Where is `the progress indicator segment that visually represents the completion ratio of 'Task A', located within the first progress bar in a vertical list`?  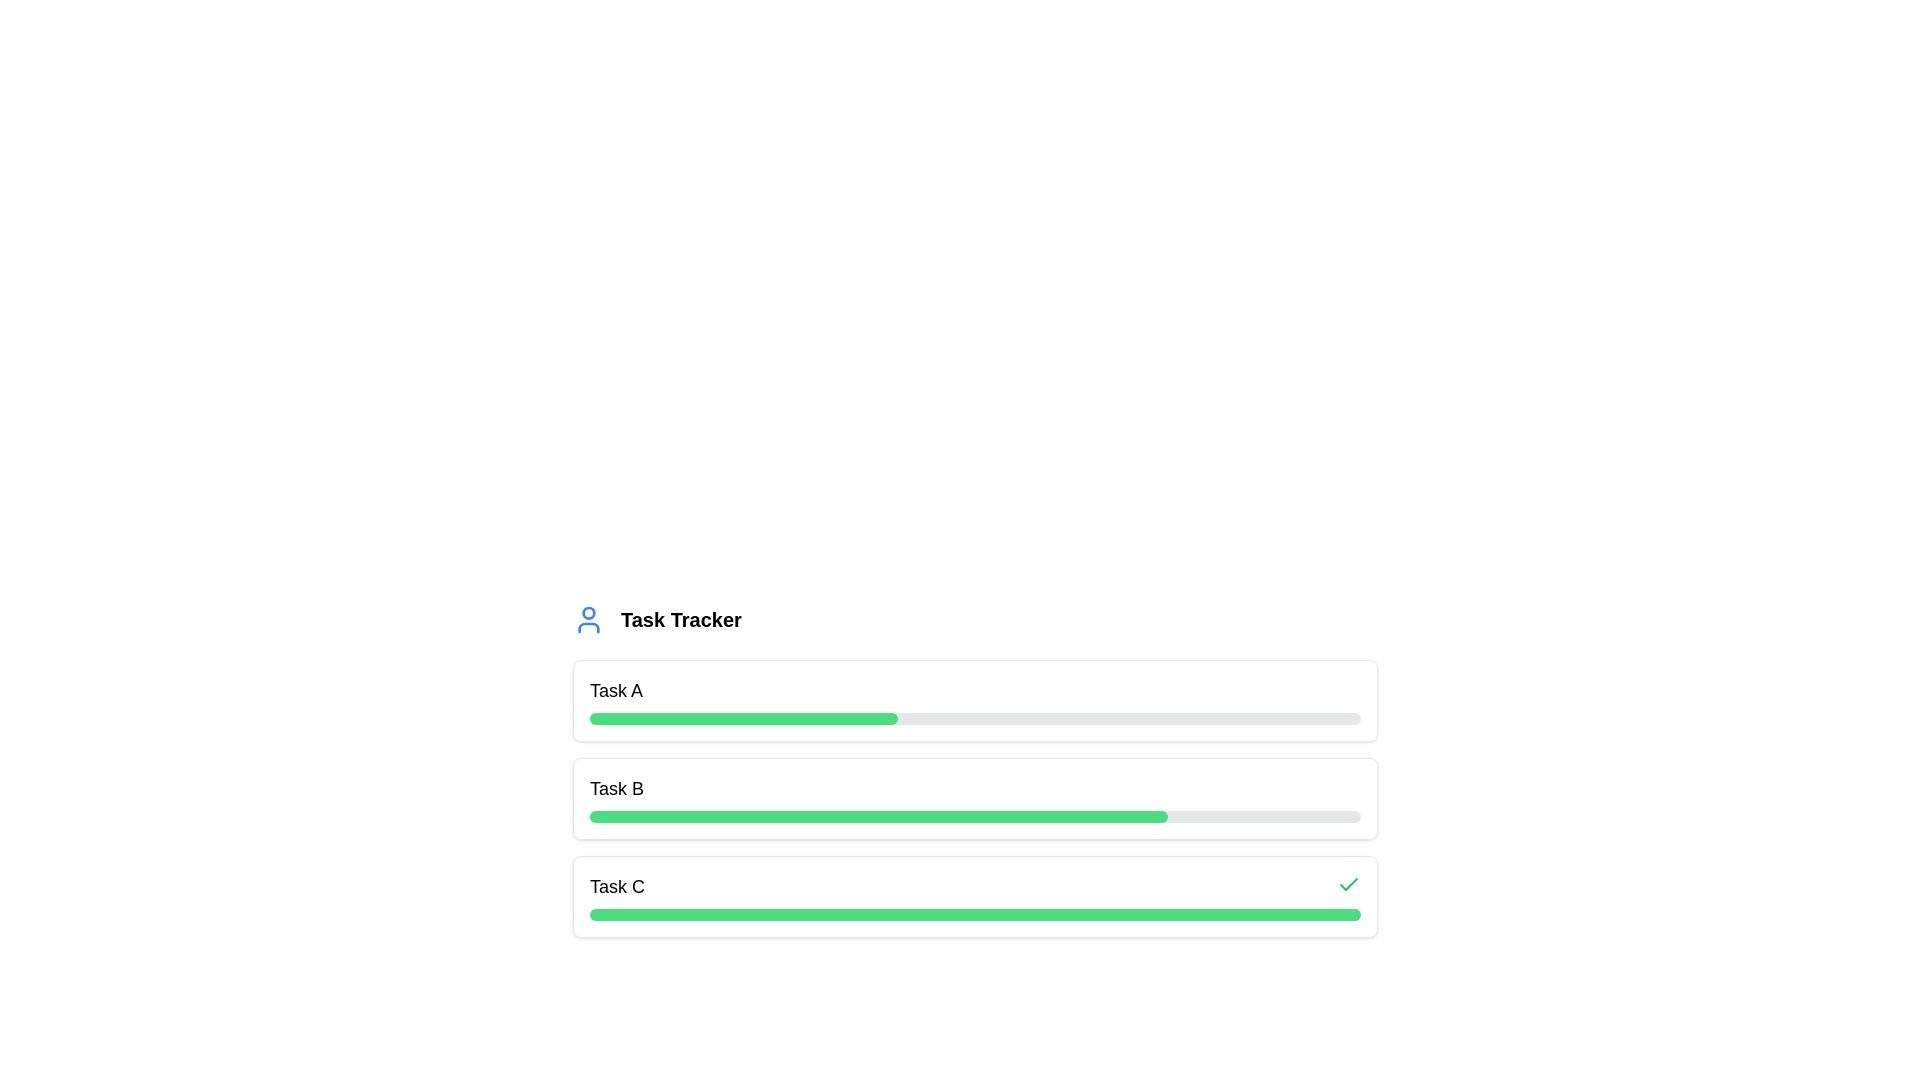 the progress indicator segment that visually represents the completion ratio of 'Task A', located within the first progress bar in a vertical list is located at coordinates (743, 717).